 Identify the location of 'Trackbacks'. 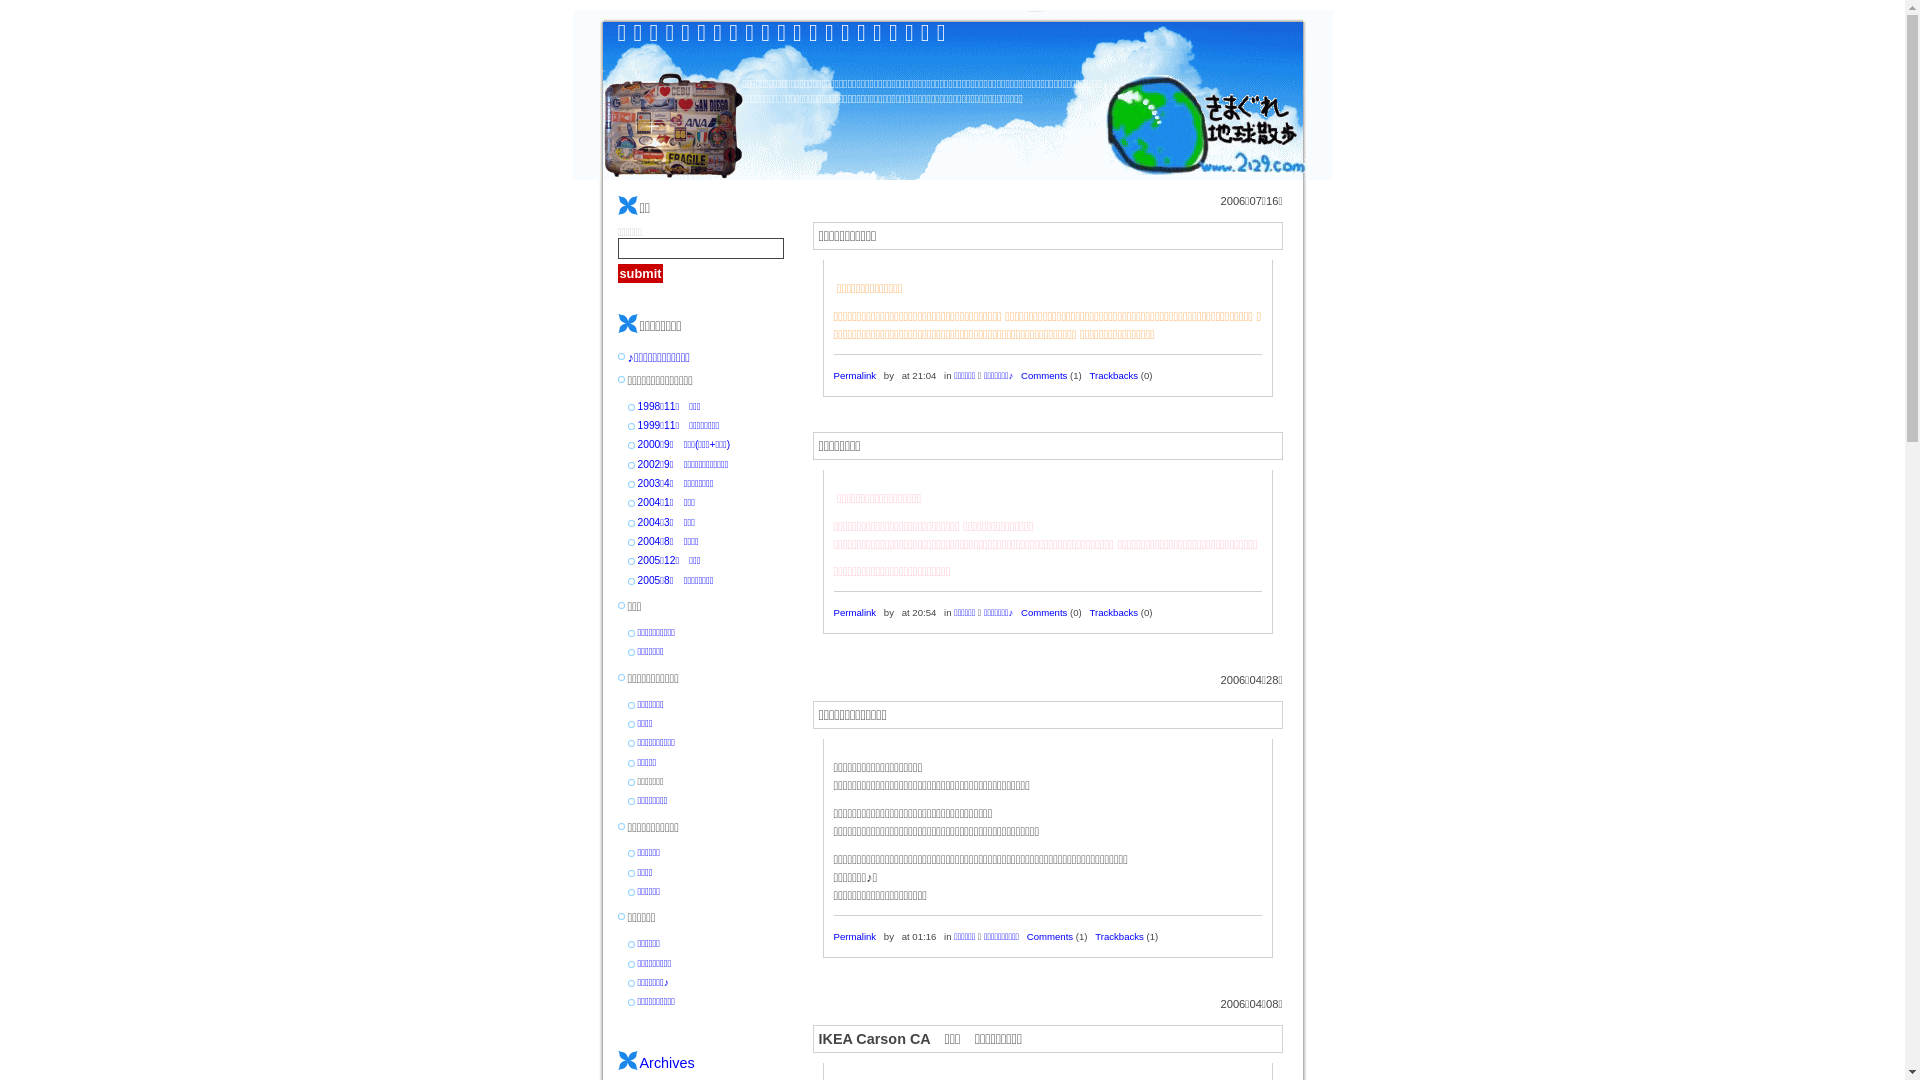
(1118, 936).